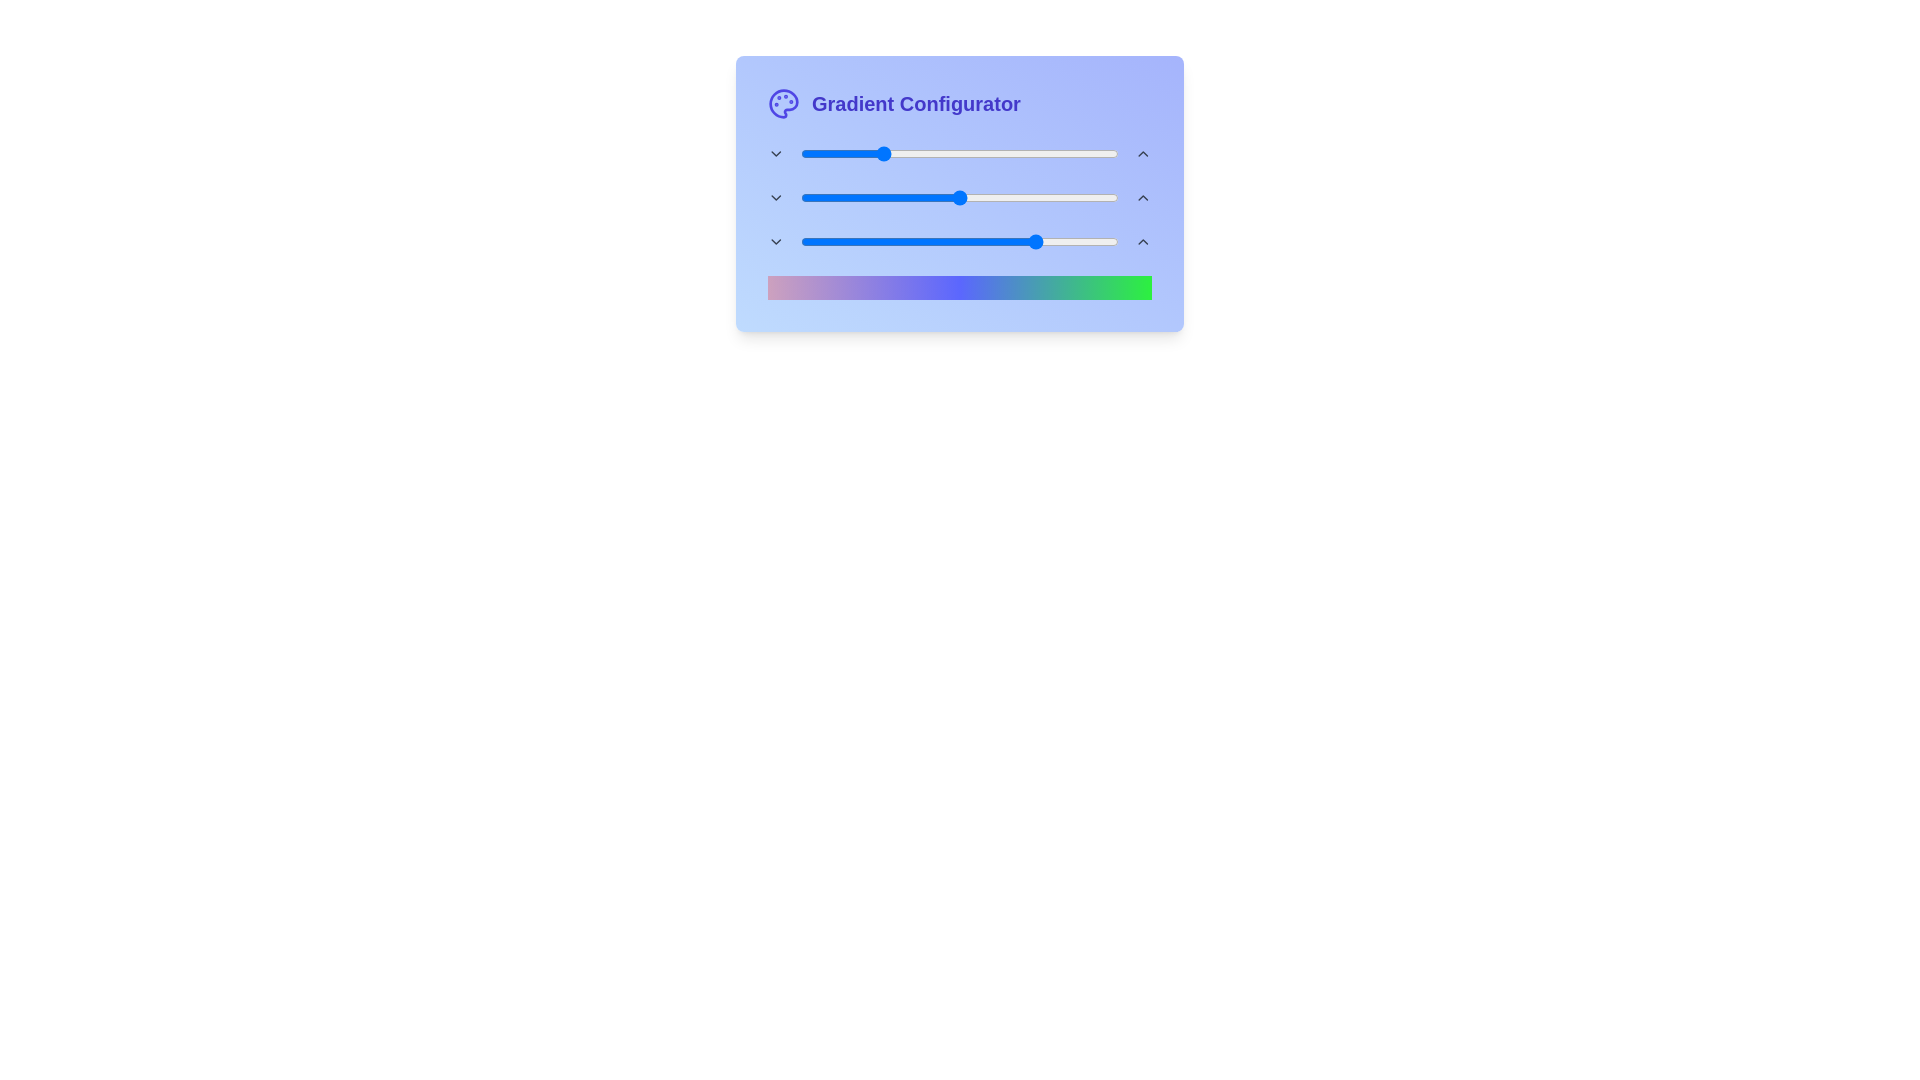  Describe the element at coordinates (803, 197) in the screenshot. I see `the mid gradient slider to 1 percent` at that location.